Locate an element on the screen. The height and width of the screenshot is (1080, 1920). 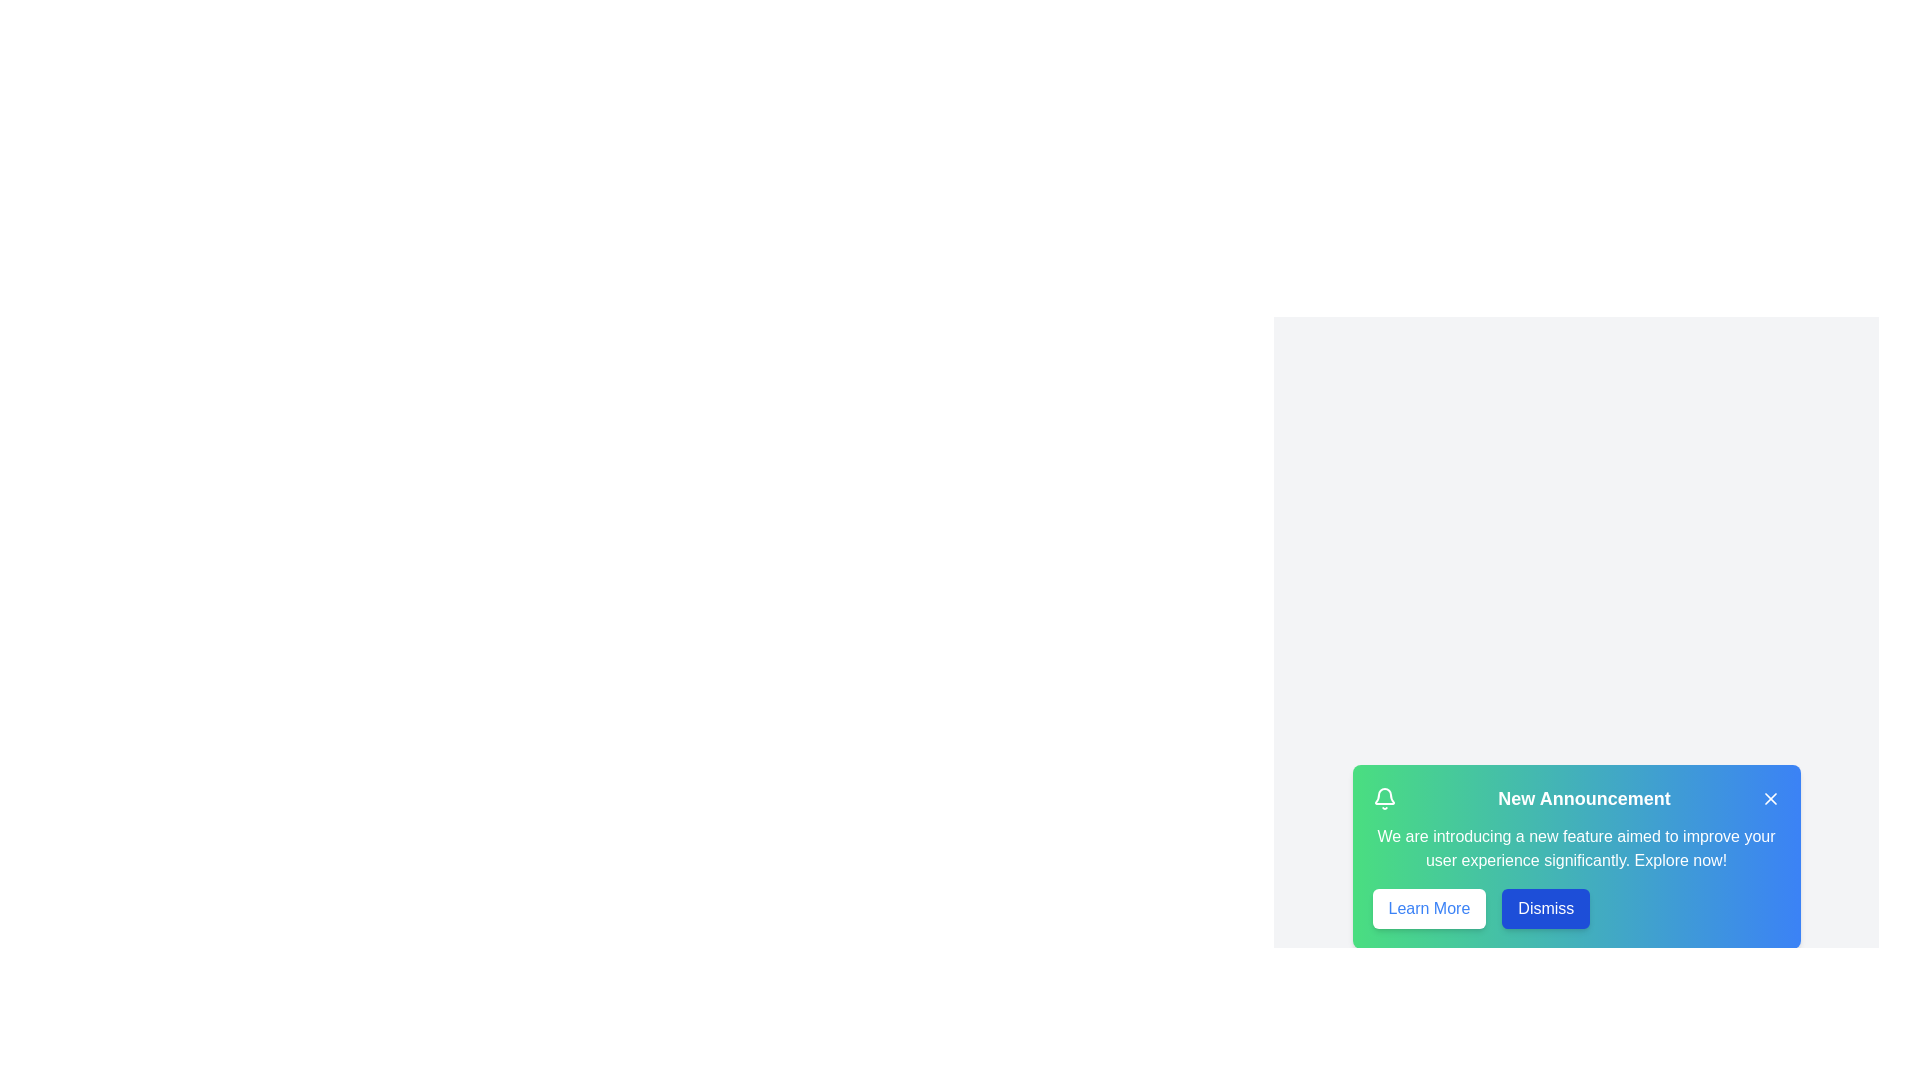
the second button from left to right under the 'New Announcement' message box is located at coordinates (1545, 909).